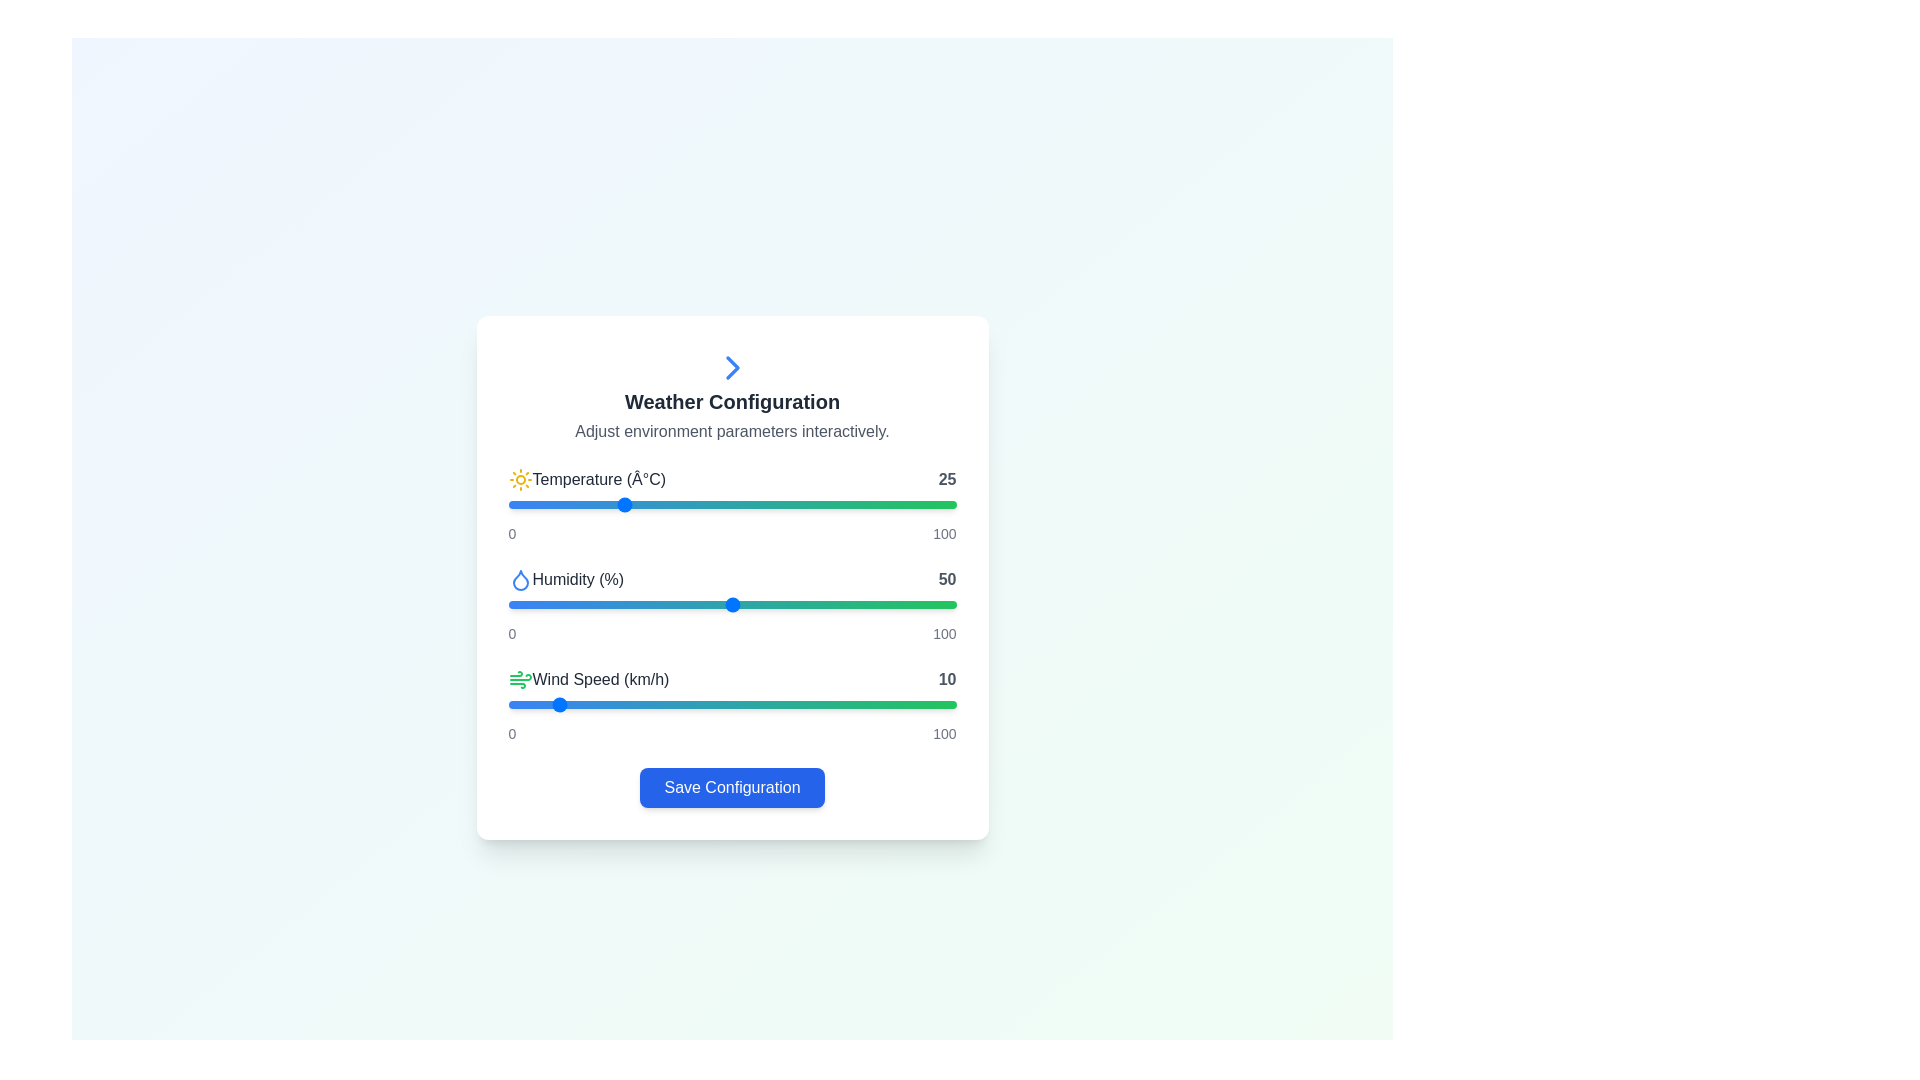  What do you see at coordinates (731, 367) in the screenshot?
I see `the blue, rounded vector graphic icon located at the top center of the configuration card, above the header text 'Weather Configuration'` at bounding box center [731, 367].